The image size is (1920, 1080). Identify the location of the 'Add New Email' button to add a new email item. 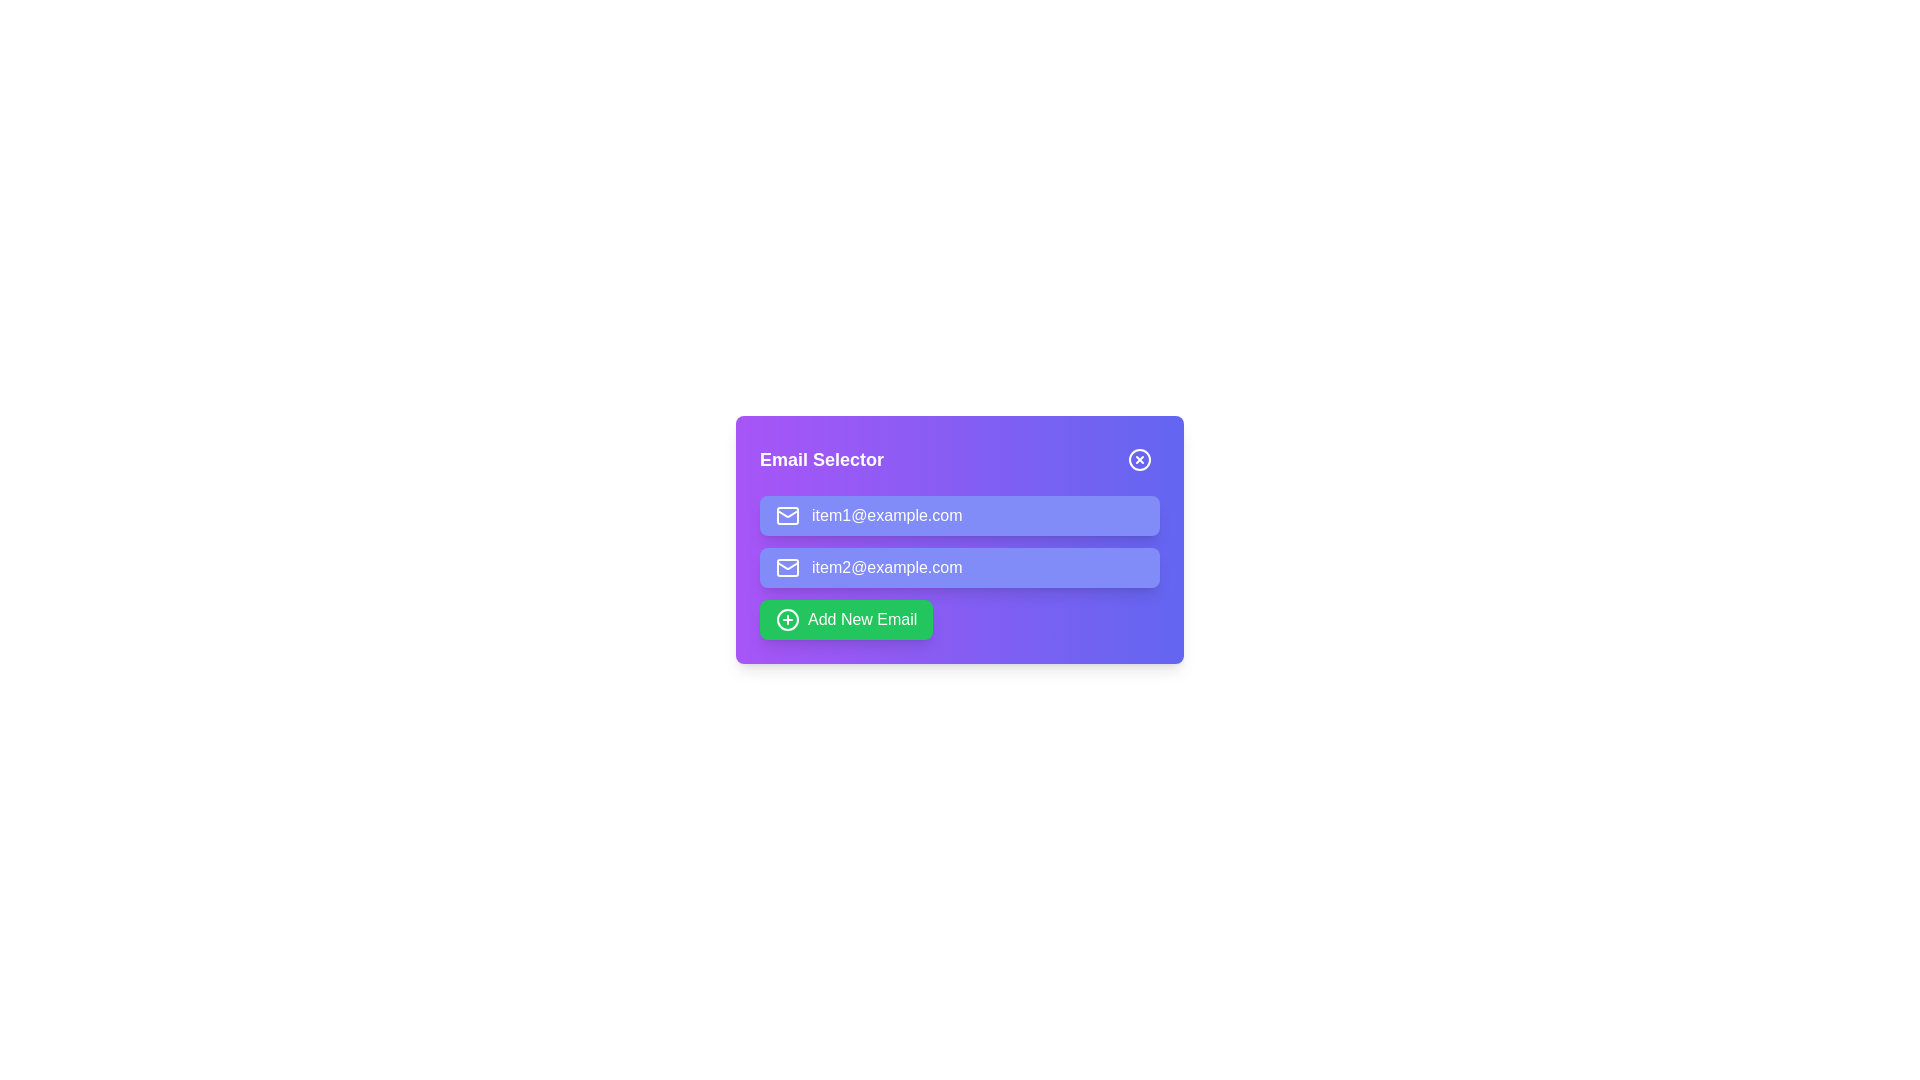
(845, 619).